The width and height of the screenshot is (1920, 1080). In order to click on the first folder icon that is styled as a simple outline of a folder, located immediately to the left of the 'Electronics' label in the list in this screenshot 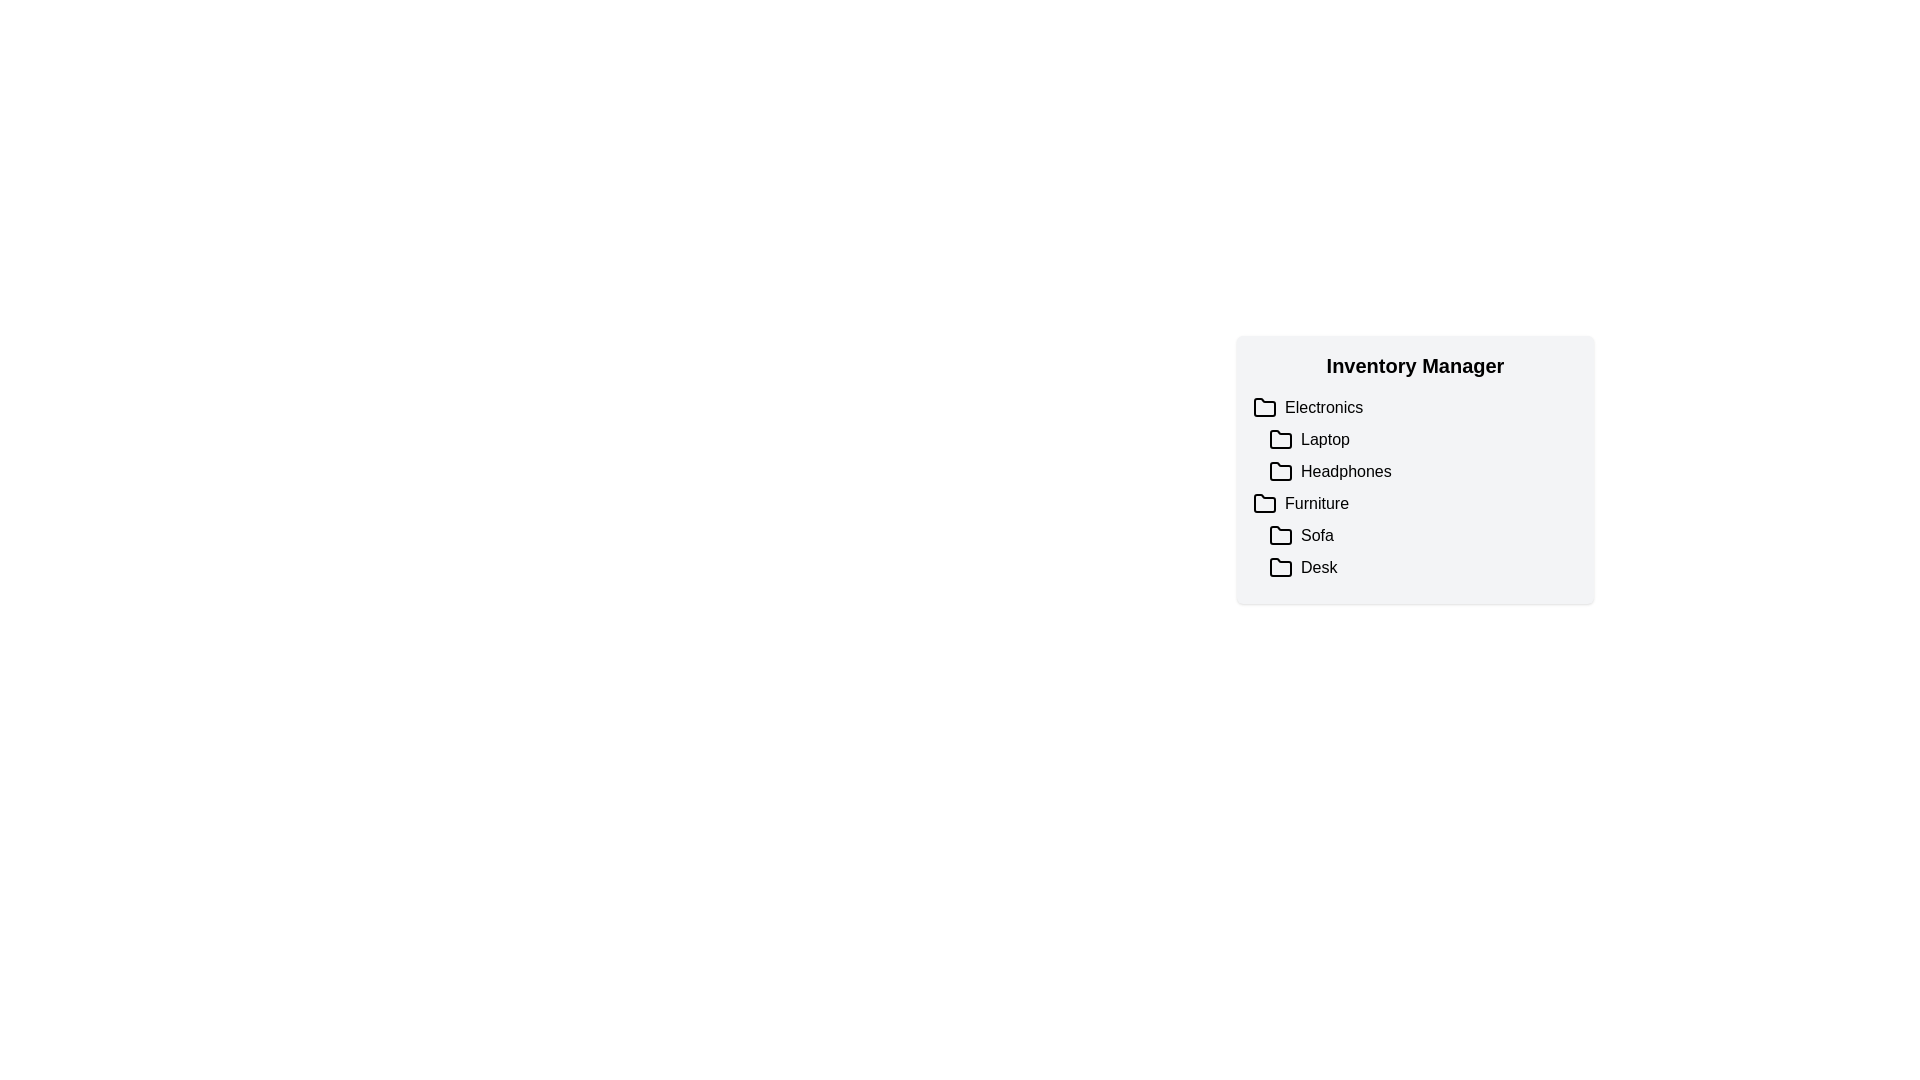, I will do `click(1264, 406)`.